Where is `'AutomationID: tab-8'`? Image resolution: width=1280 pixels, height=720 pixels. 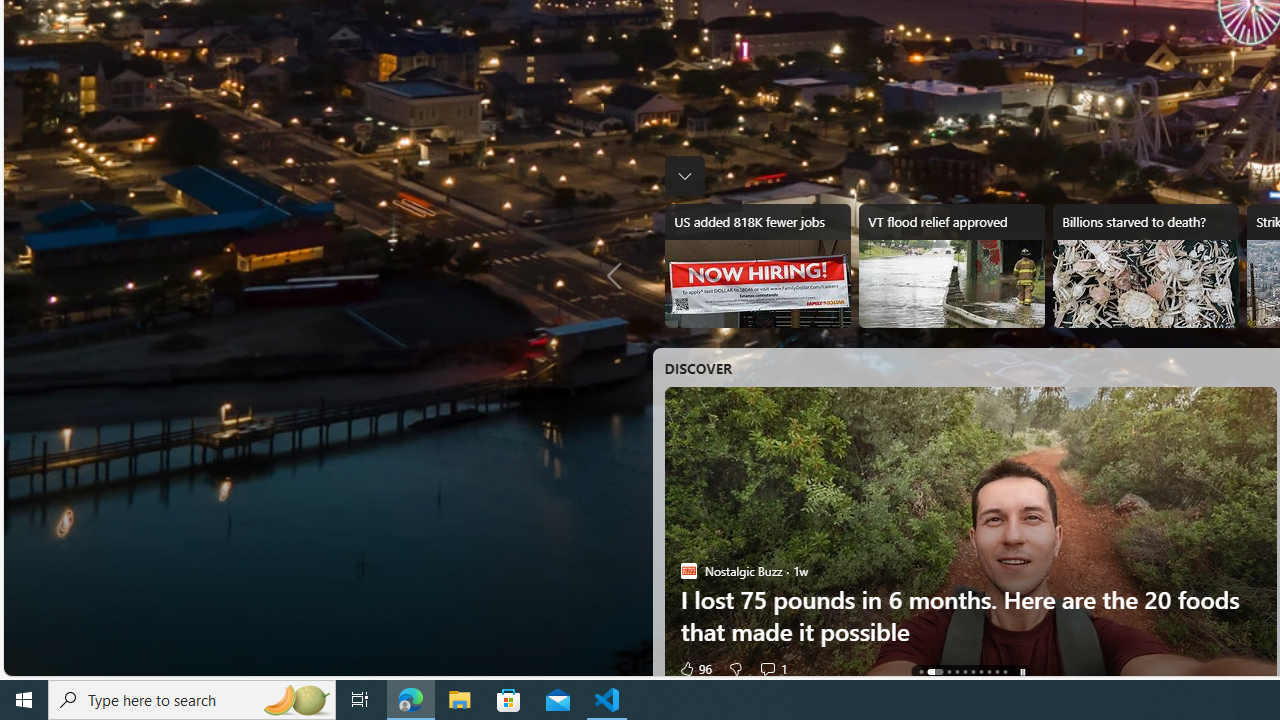 'AutomationID: tab-8' is located at coordinates (997, 672).